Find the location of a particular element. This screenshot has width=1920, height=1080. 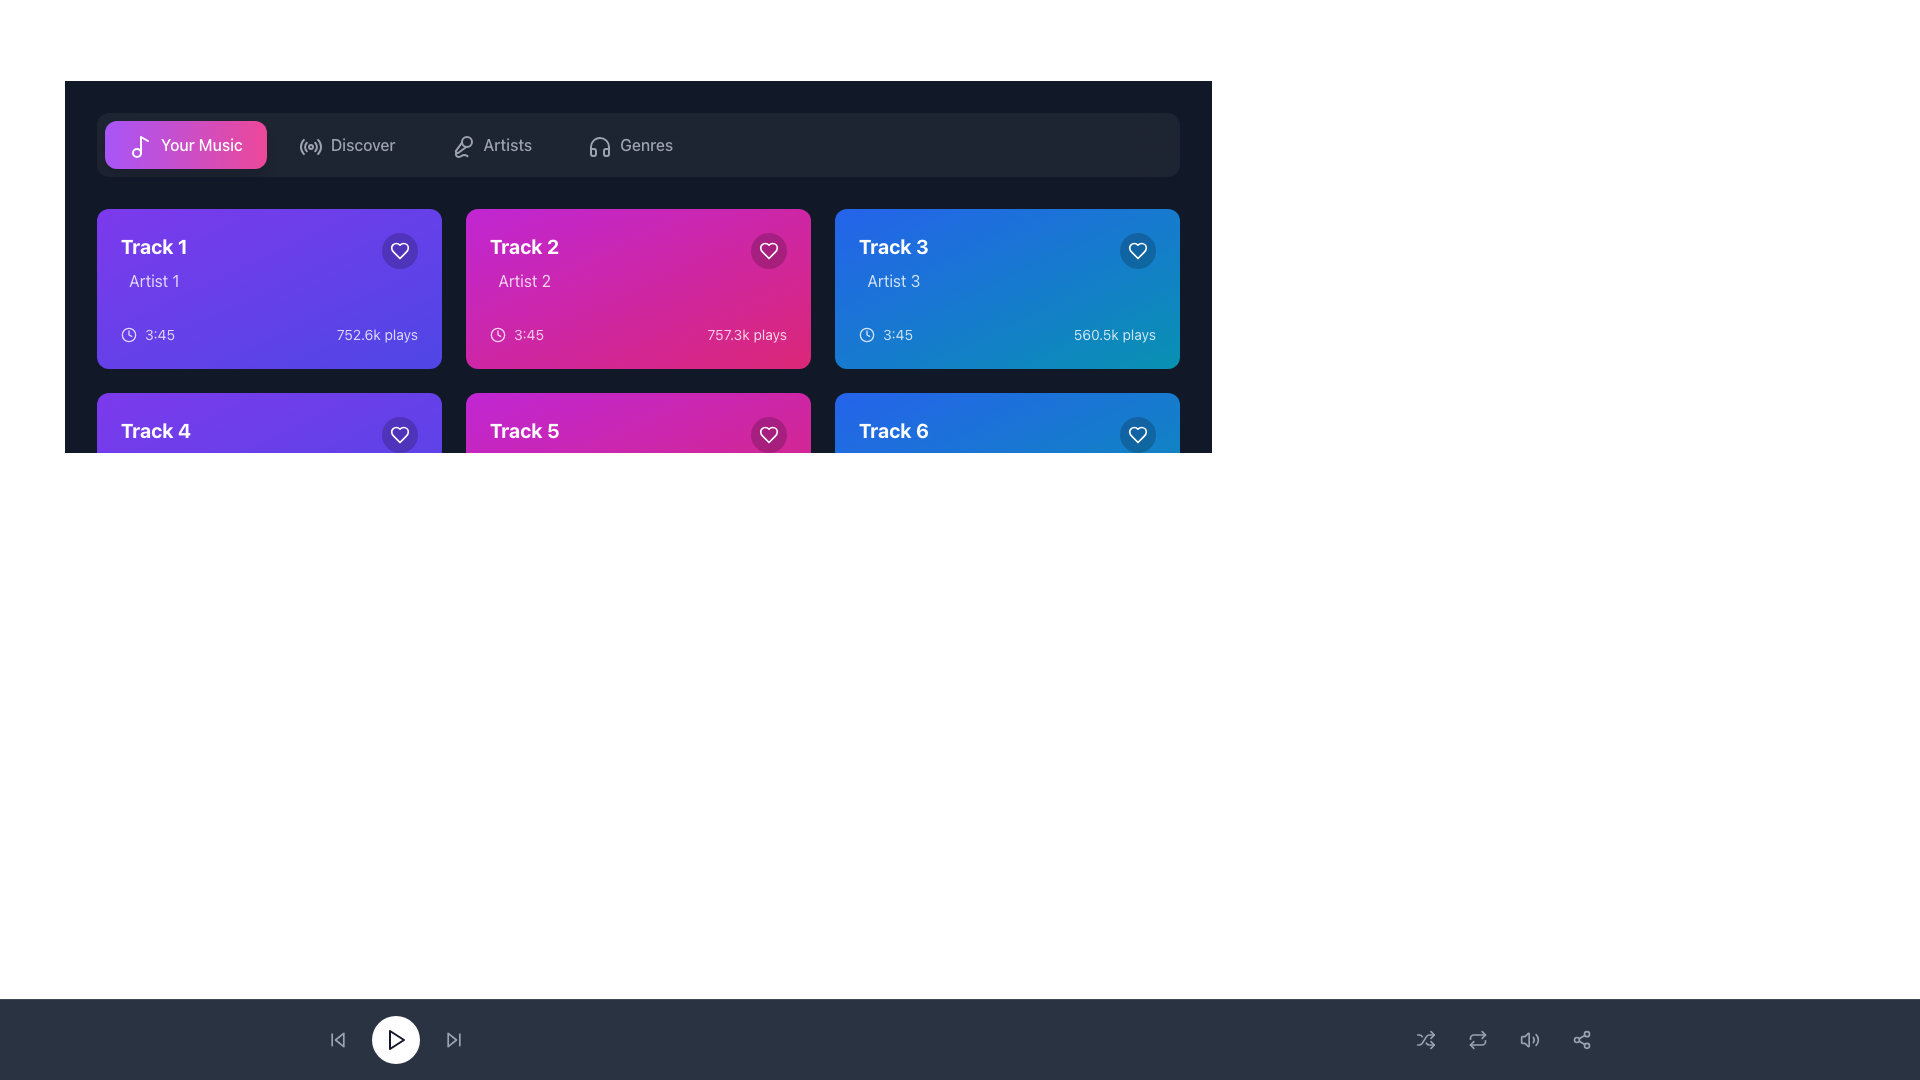

the repeat button represented by a circular arrow icon in the bottom right corner of the playback control section is located at coordinates (1478, 1039).